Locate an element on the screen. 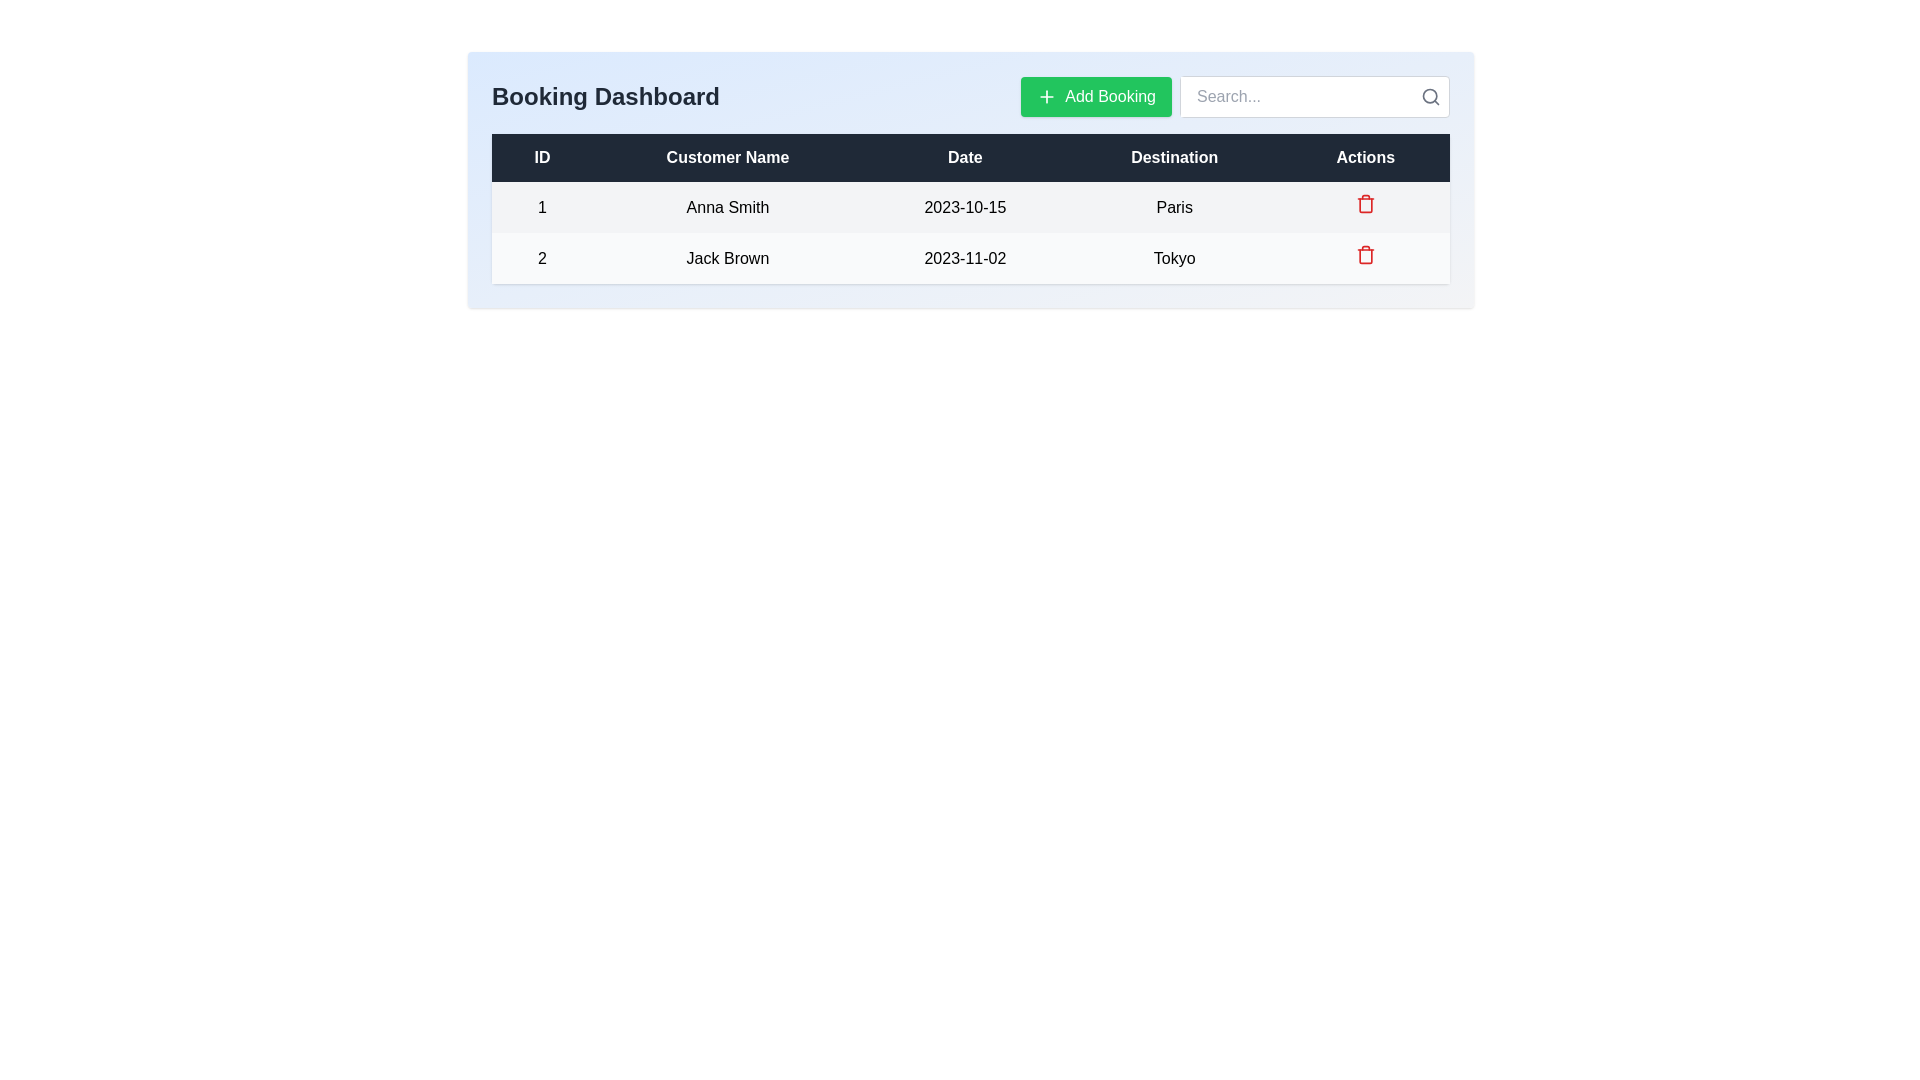 The height and width of the screenshot is (1080, 1920). the static text label that displays the unique identifier for the 'Jack Brown' row in the table, located in the first column of the second row is located at coordinates (542, 257).